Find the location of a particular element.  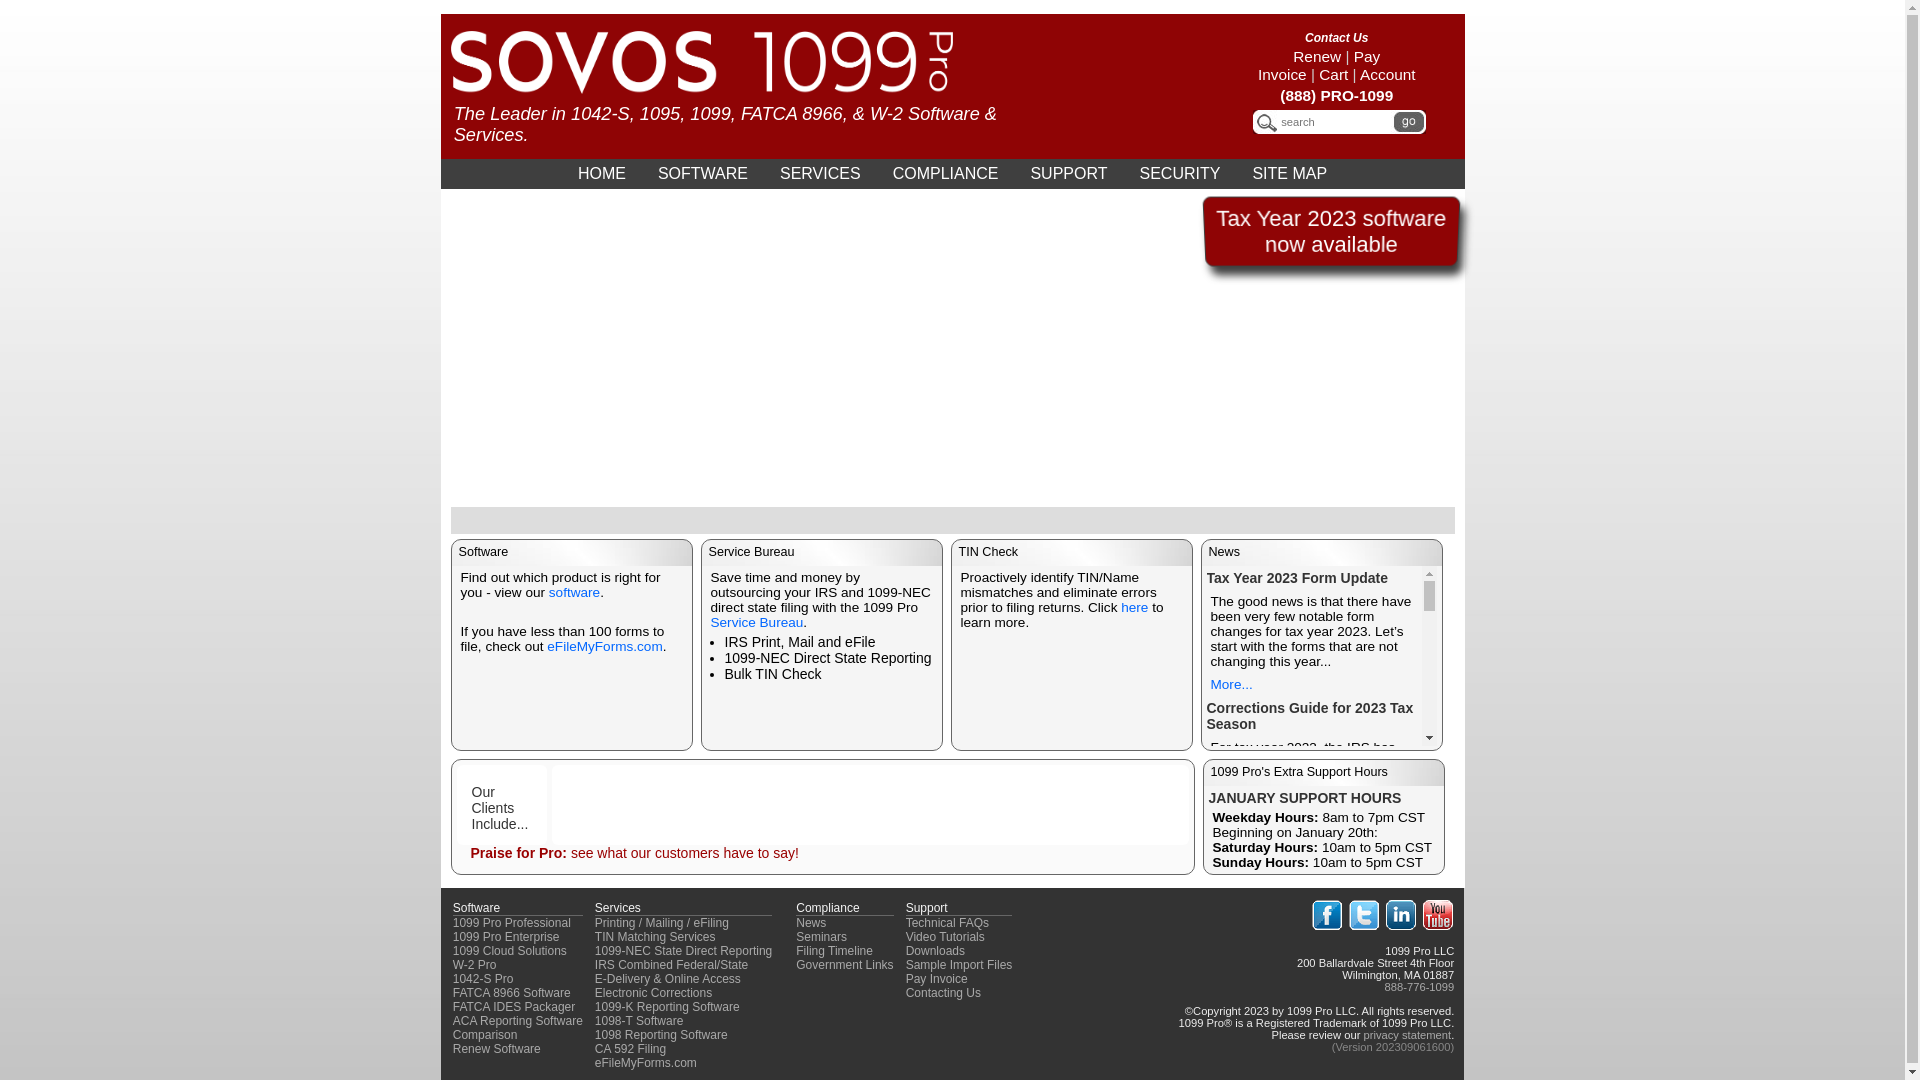

'SITE MAP' is located at coordinates (1236, 172).